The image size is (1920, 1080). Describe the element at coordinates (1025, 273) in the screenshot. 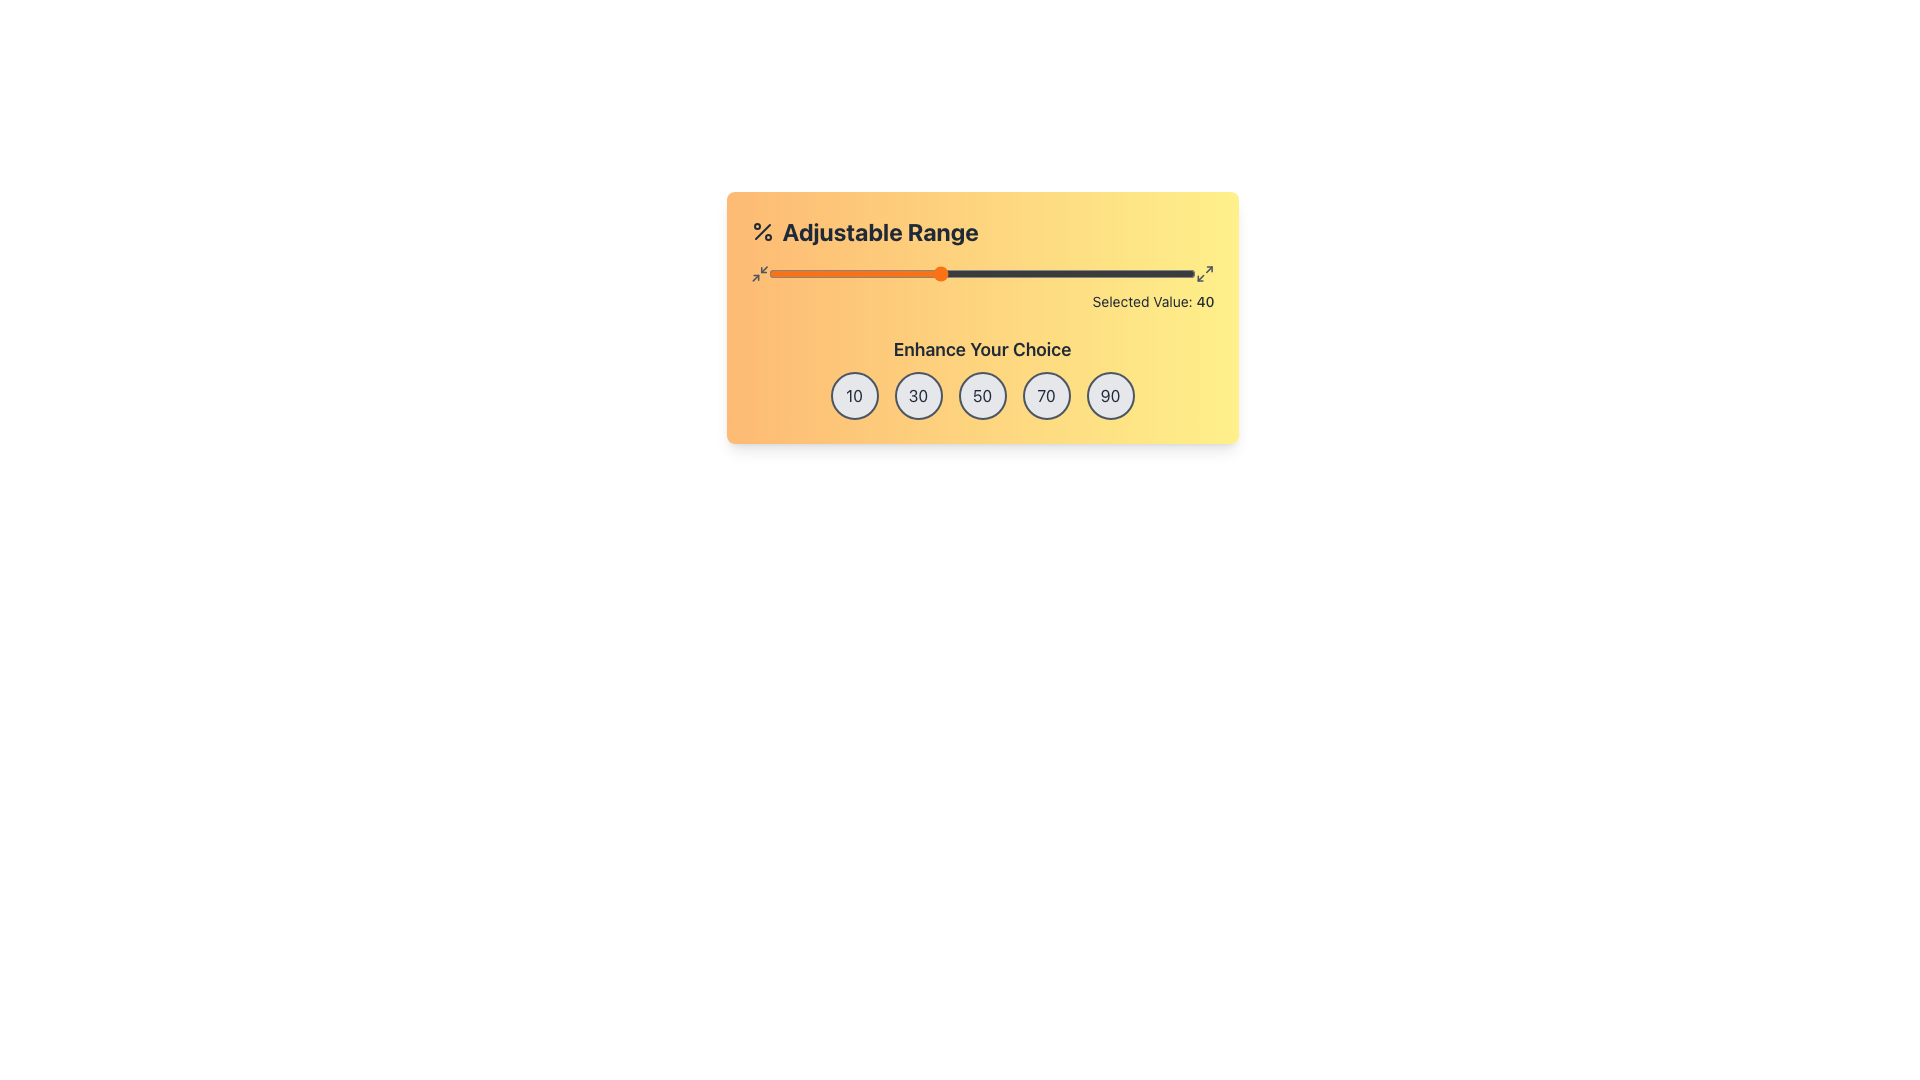

I see `the slider value` at that location.